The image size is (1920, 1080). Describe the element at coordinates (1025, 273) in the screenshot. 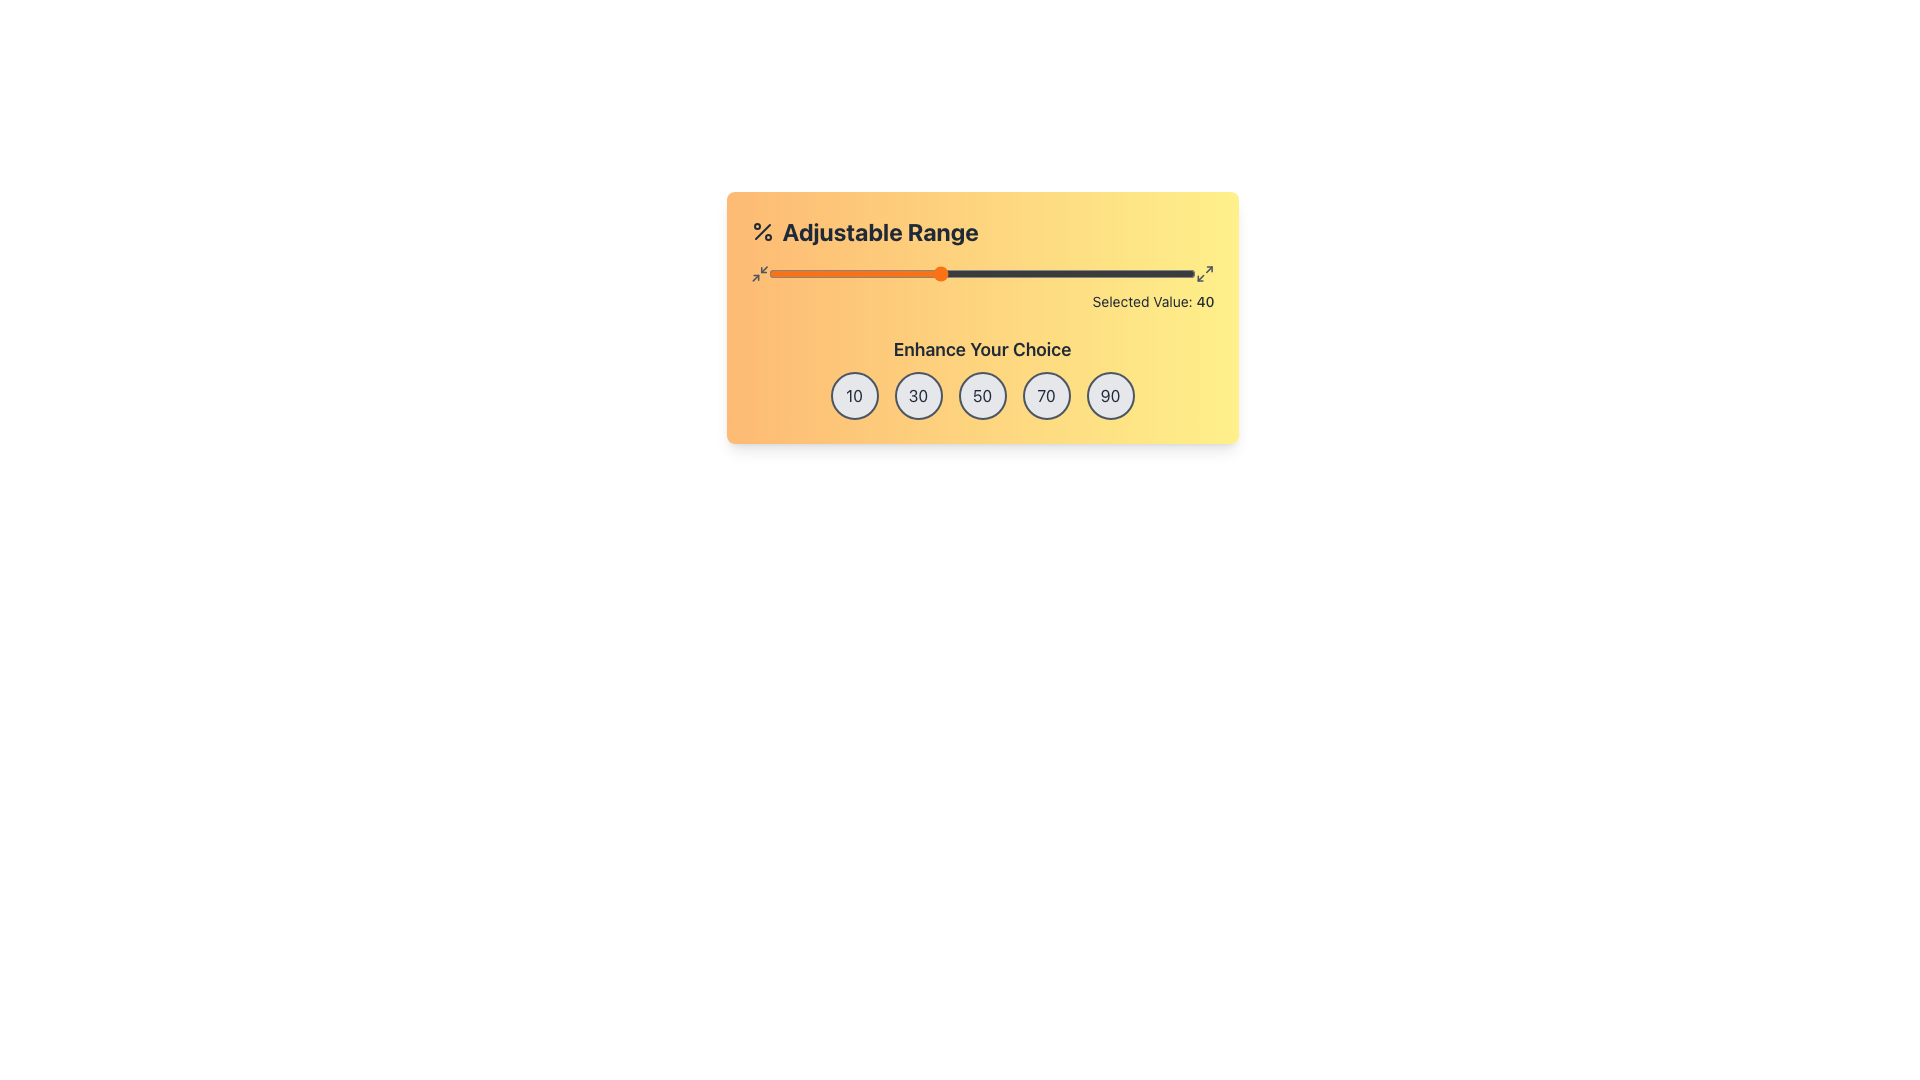

I see `the slider value` at that location.